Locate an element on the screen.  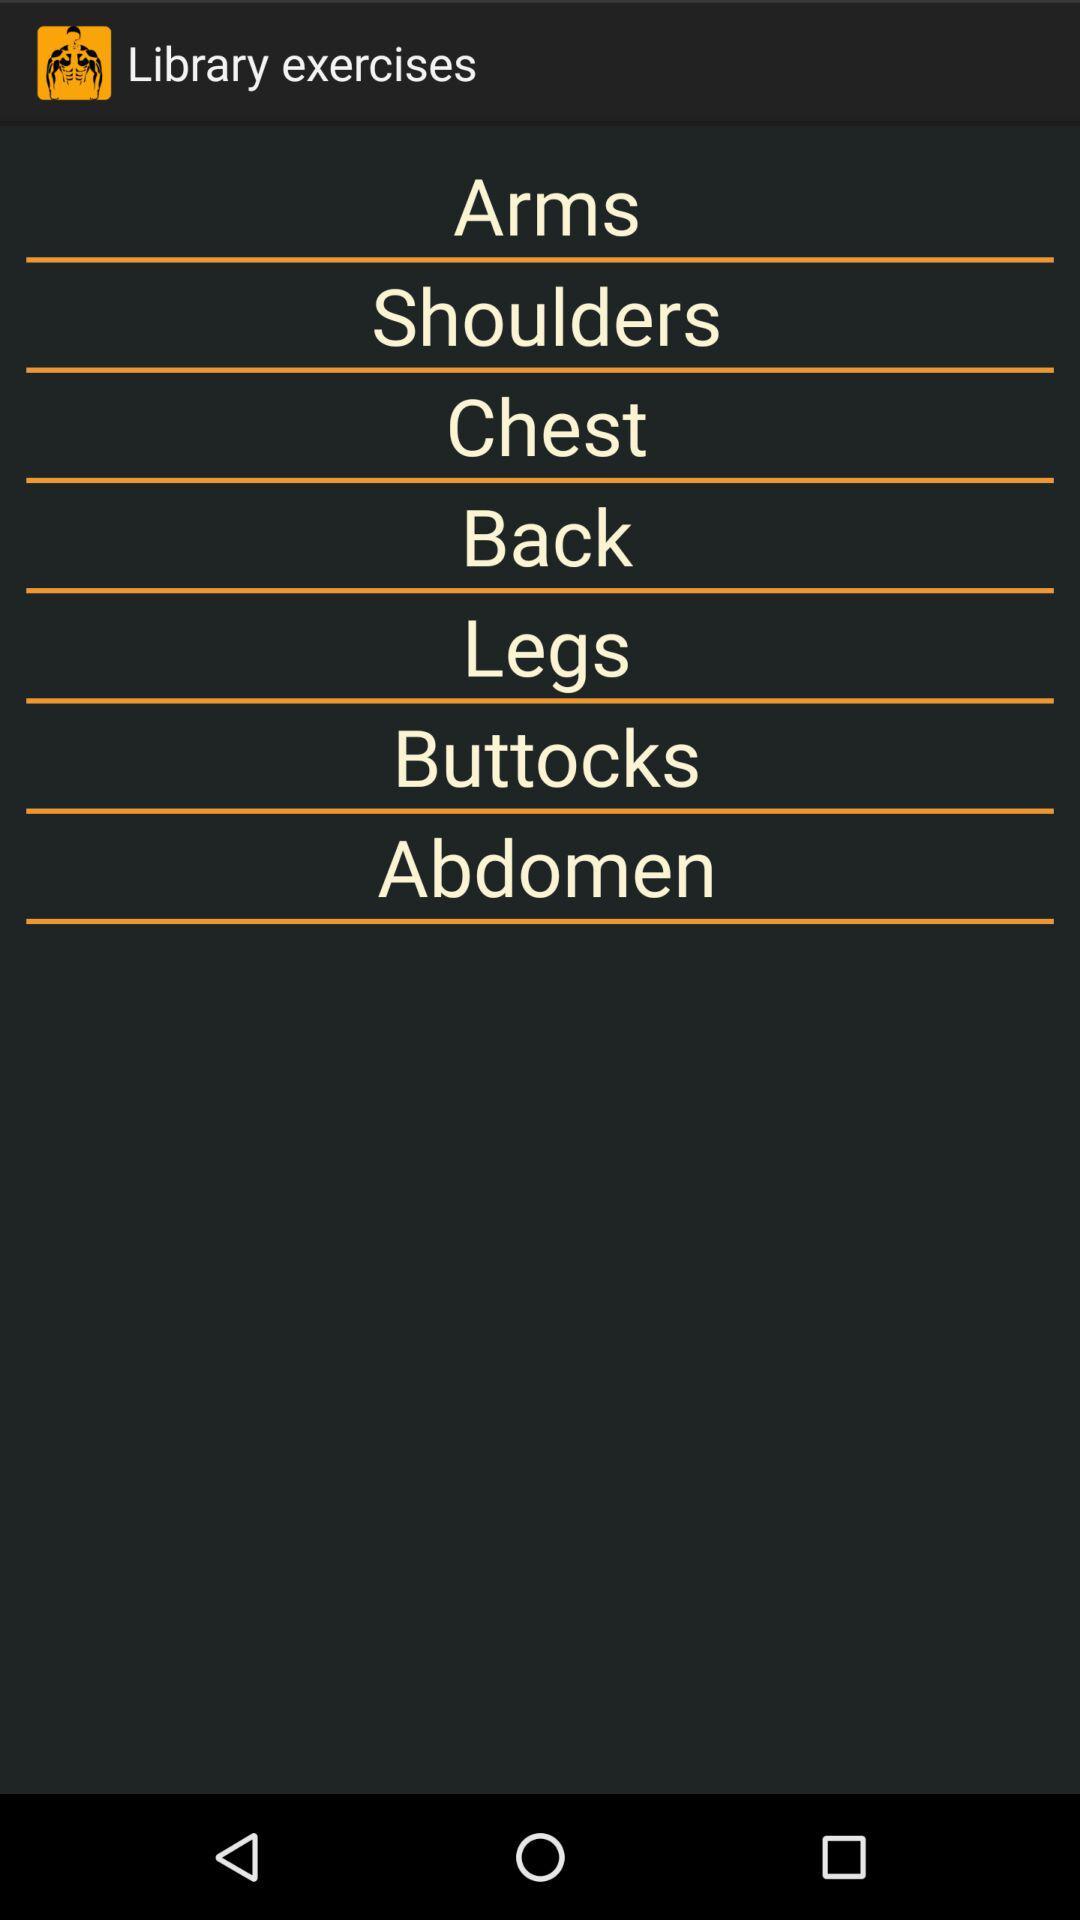
arms is located at coordinates (540, 204).